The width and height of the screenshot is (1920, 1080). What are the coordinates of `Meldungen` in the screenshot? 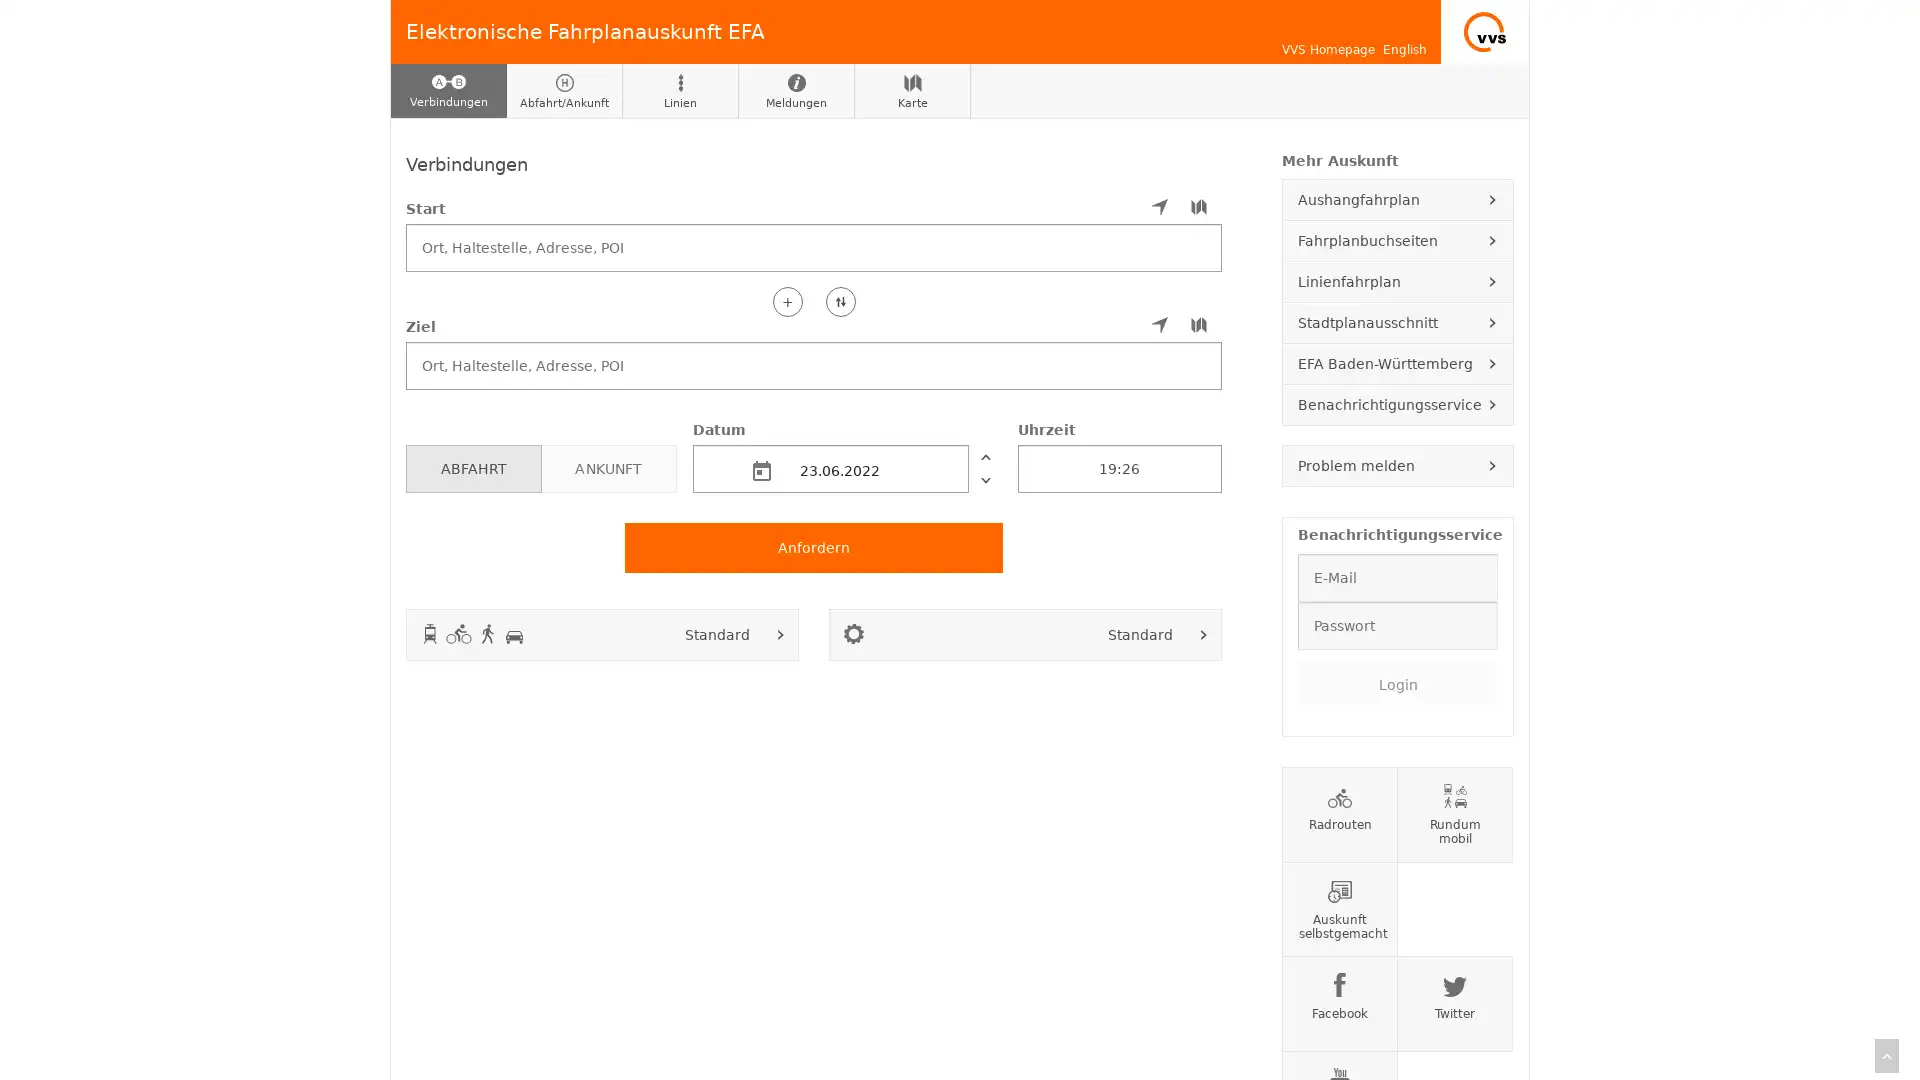 It's located at (795, 91).